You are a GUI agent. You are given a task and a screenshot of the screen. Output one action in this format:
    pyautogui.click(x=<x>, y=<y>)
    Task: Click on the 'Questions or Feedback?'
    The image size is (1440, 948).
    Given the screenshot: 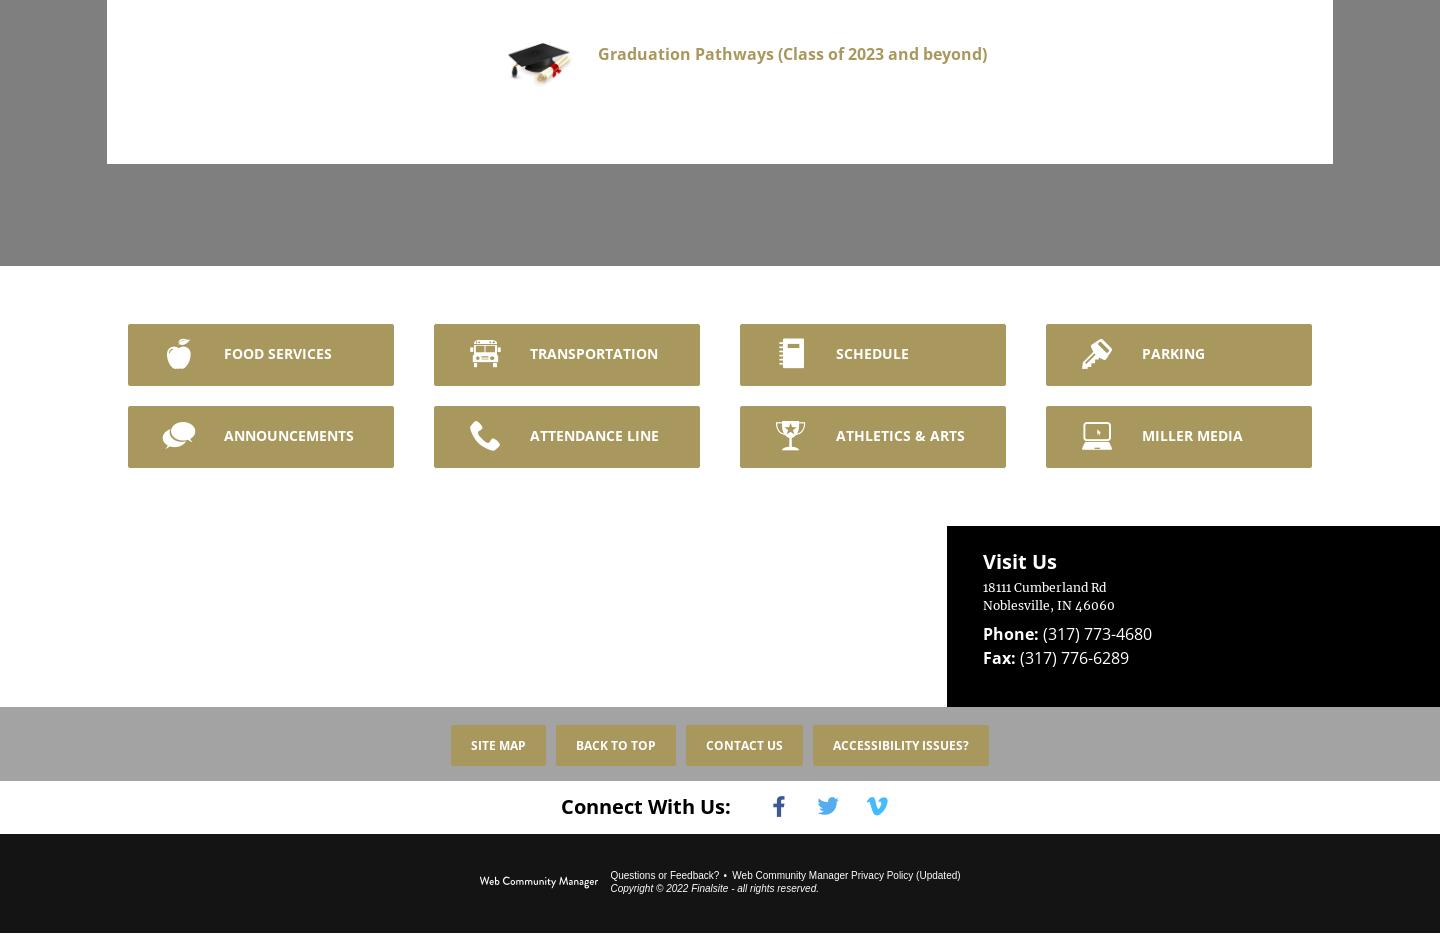 What is the action you would take?
    pyautogui.click(x=664, y=860)
    